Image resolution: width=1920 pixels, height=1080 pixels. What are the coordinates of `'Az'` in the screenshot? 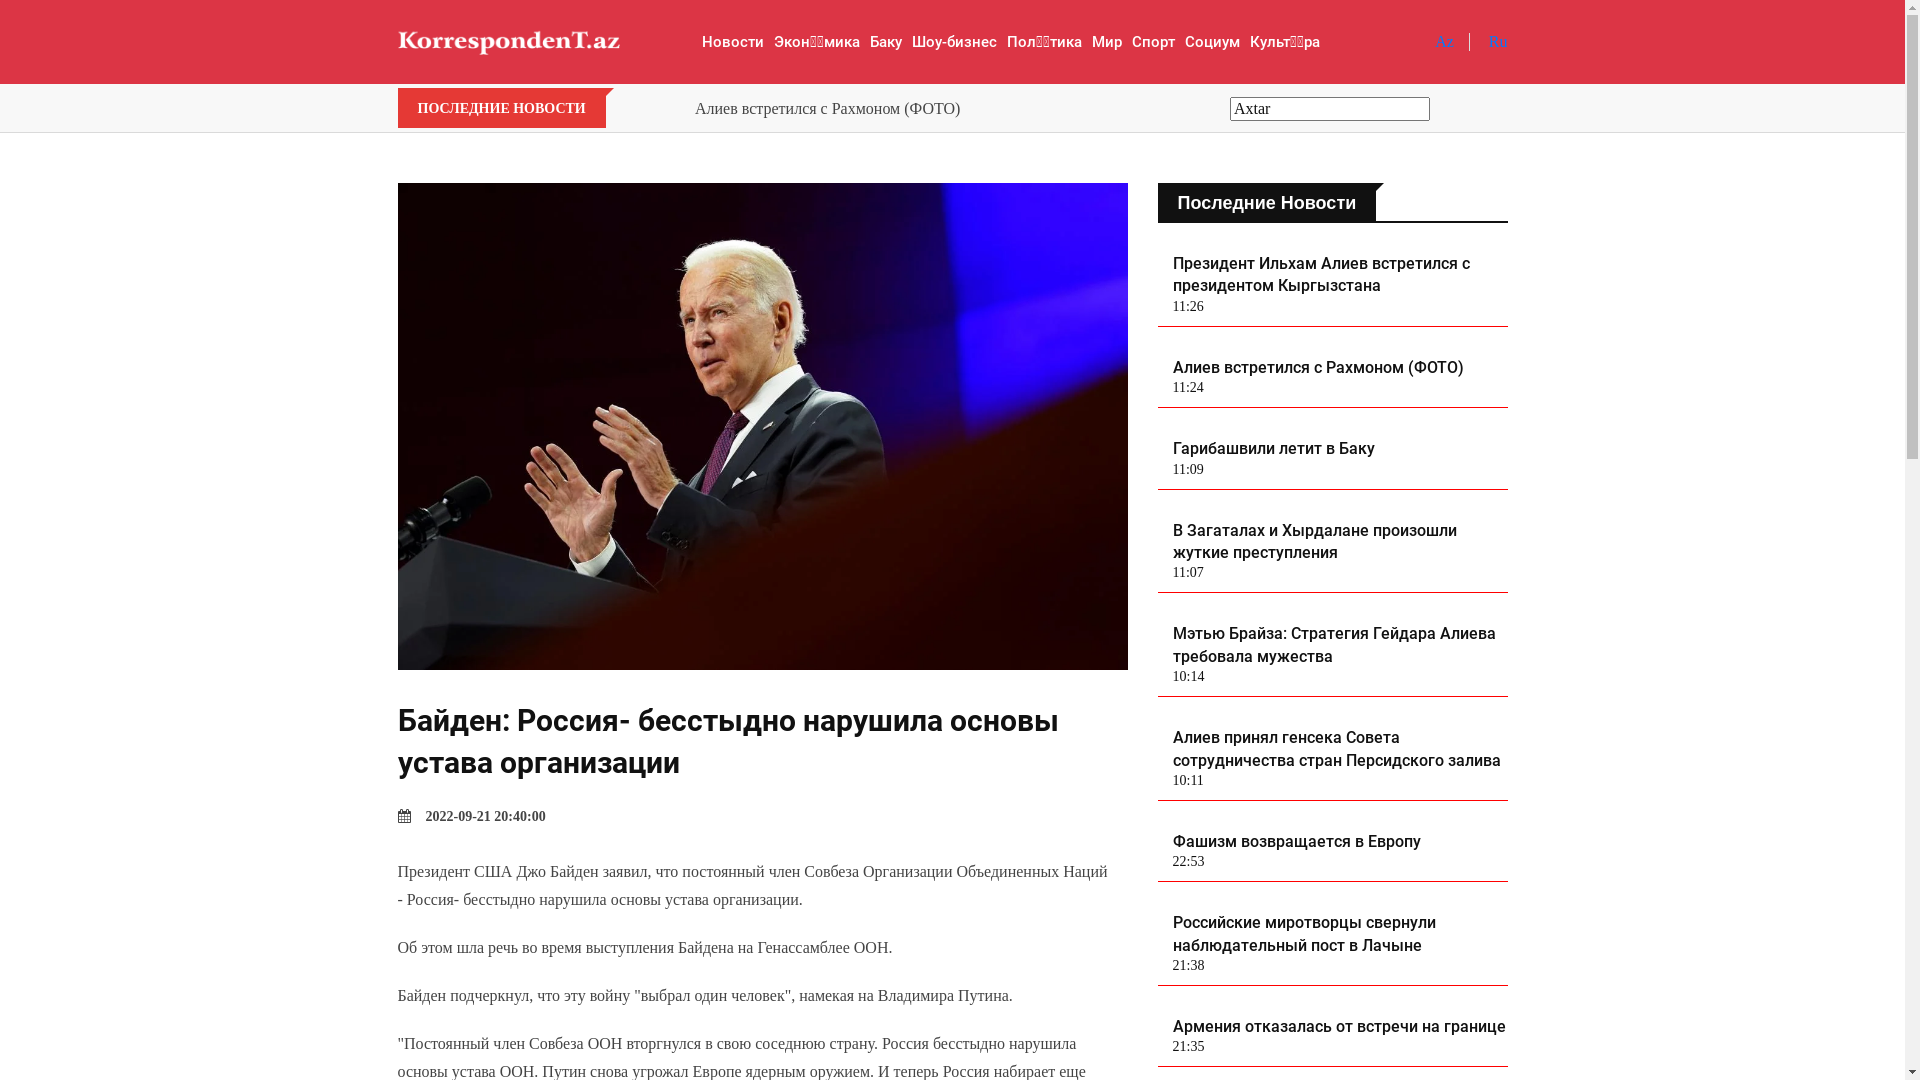 It's located at (1444, 41).